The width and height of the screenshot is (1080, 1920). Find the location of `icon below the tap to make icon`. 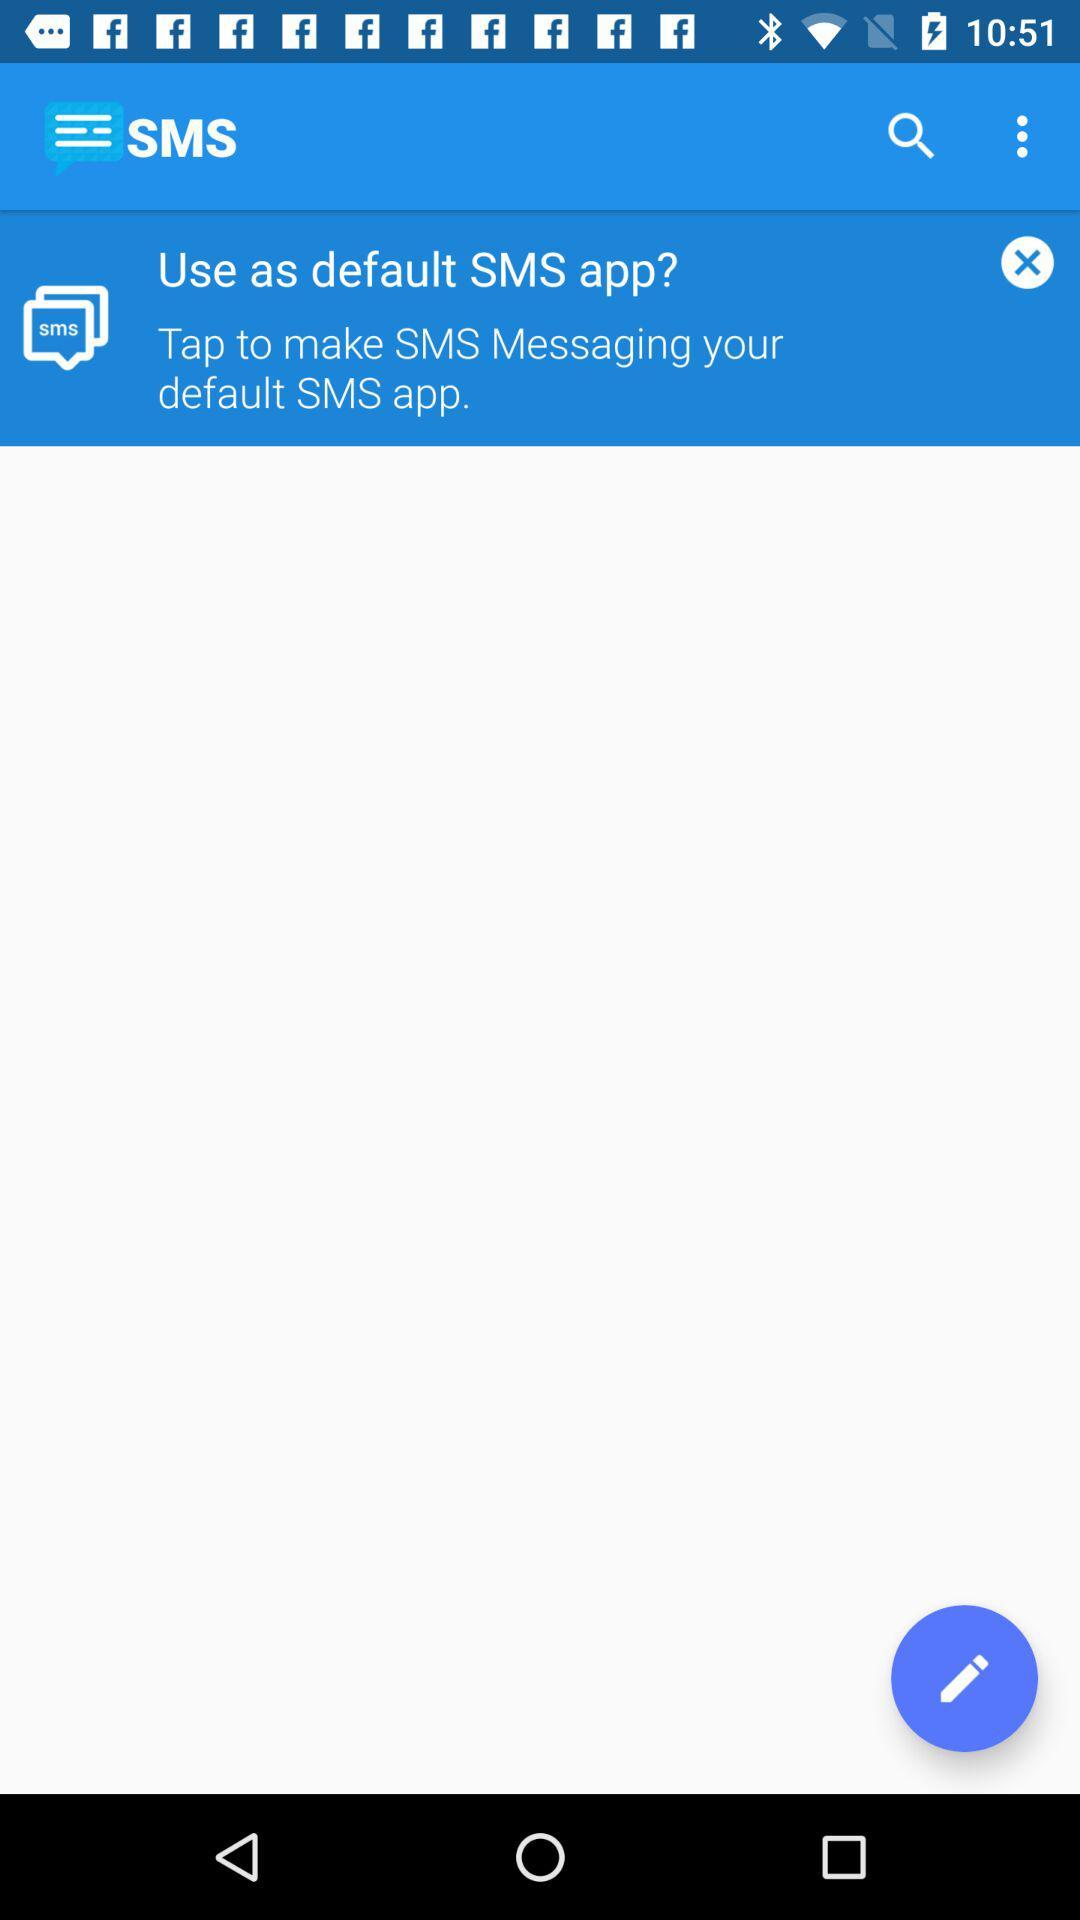

icon below the tap to make icon is located at coordinates (963, 1678).